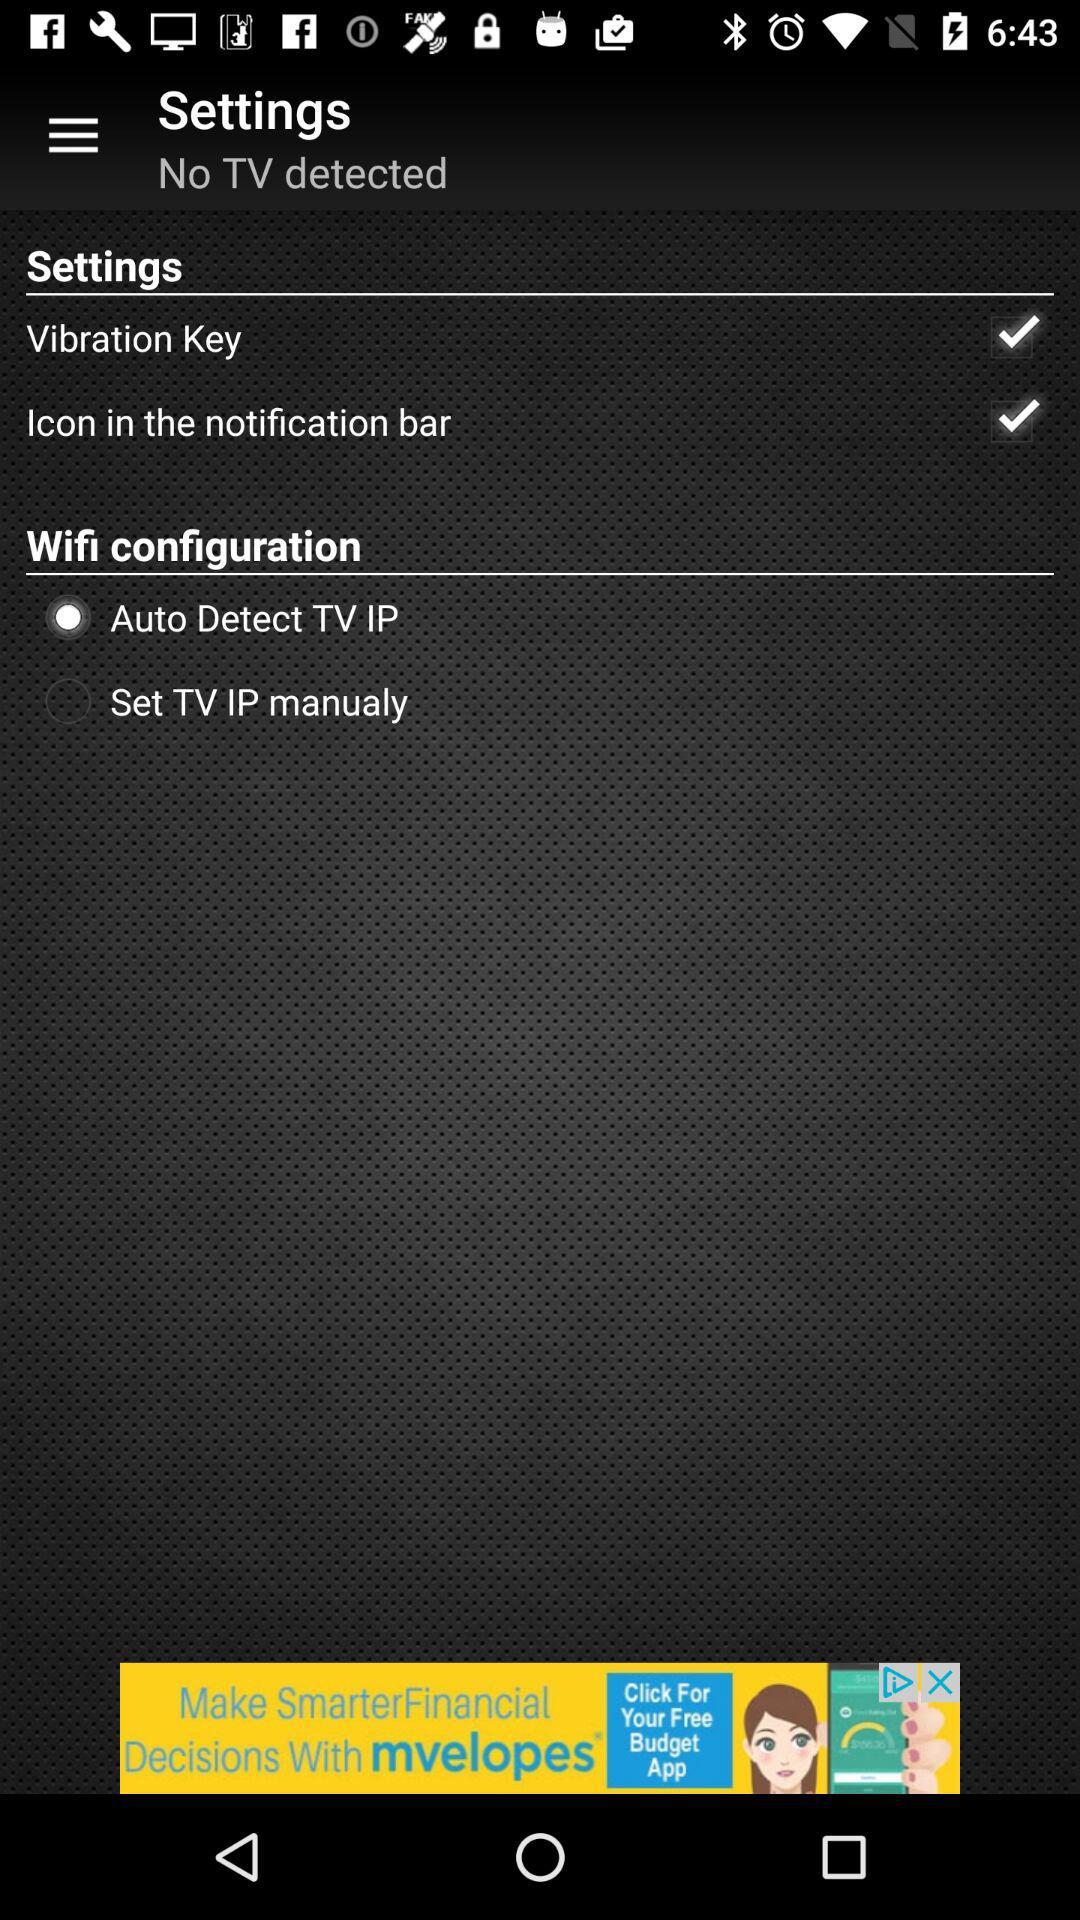  I want to click on icon to notification bar, so click(1011, 420).